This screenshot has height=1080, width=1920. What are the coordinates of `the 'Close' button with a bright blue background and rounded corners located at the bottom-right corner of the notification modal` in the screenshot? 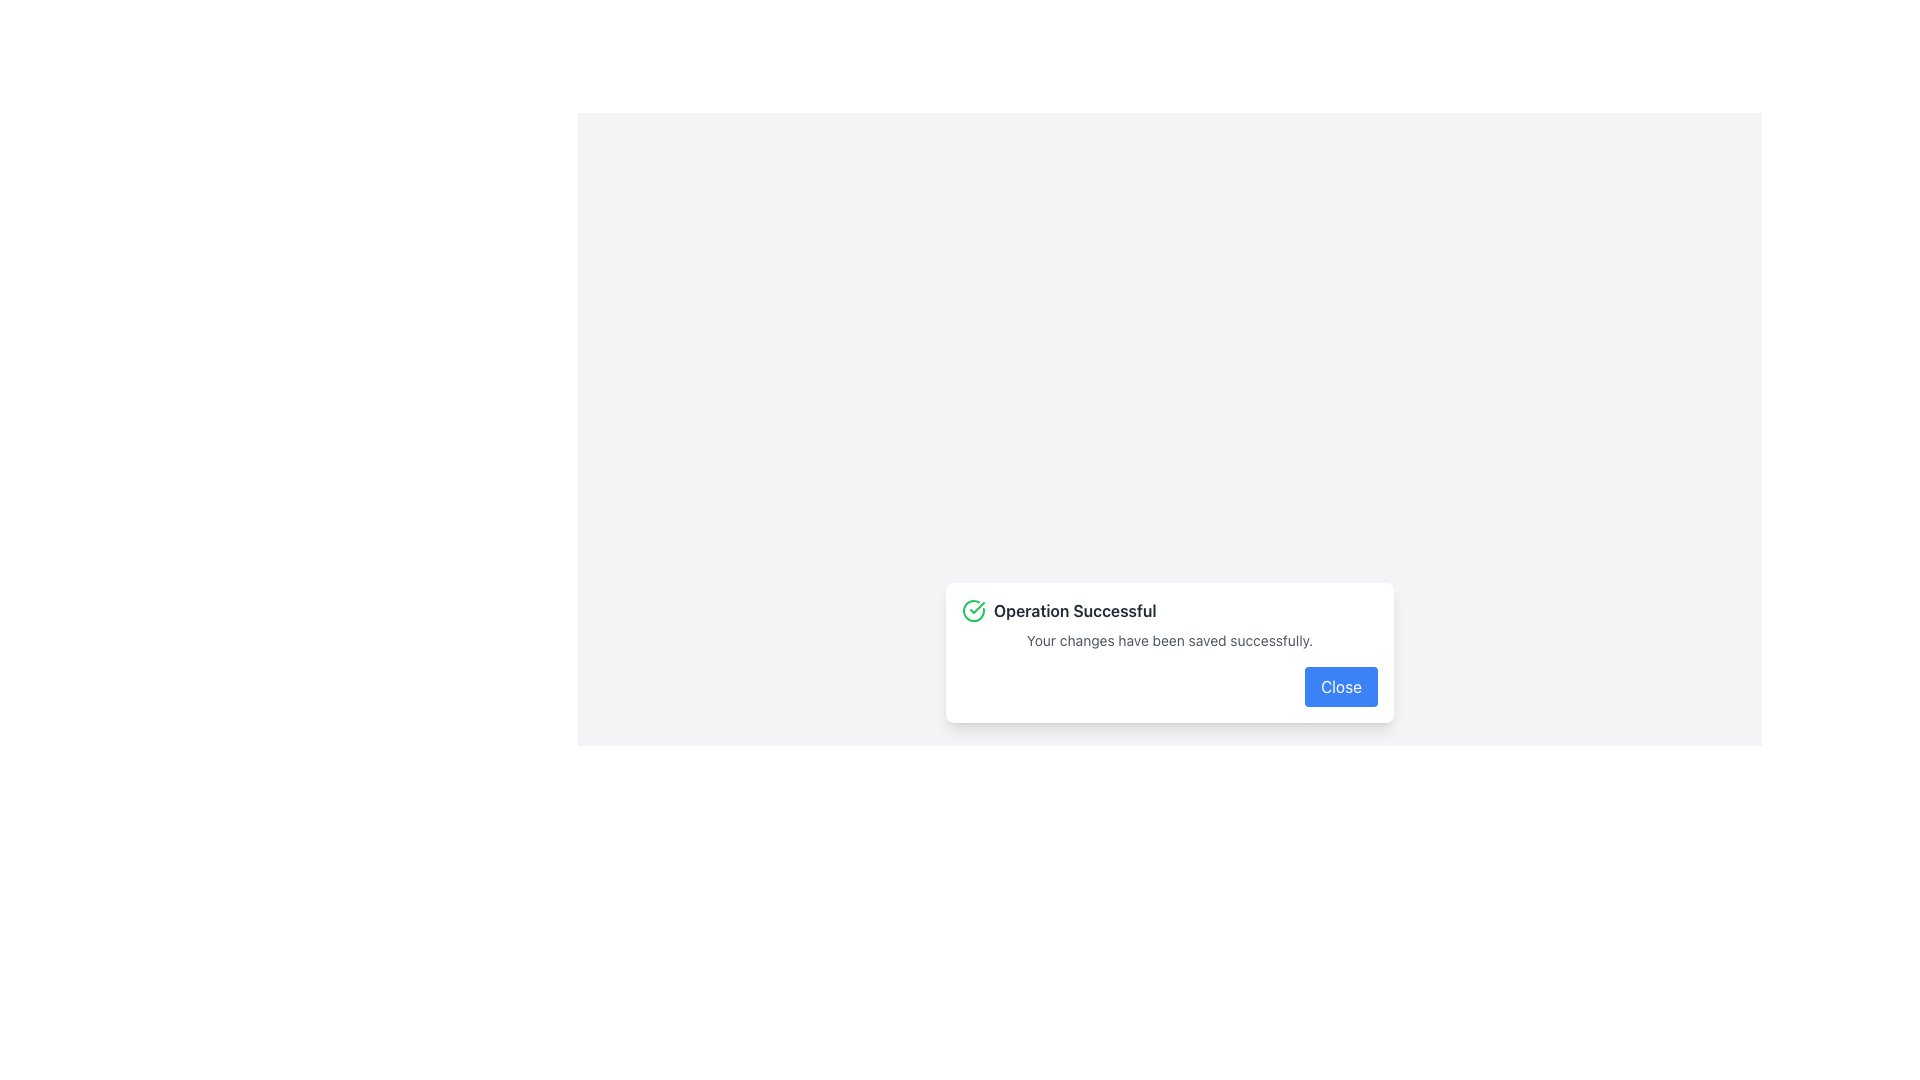 It's located at (1341, 685).